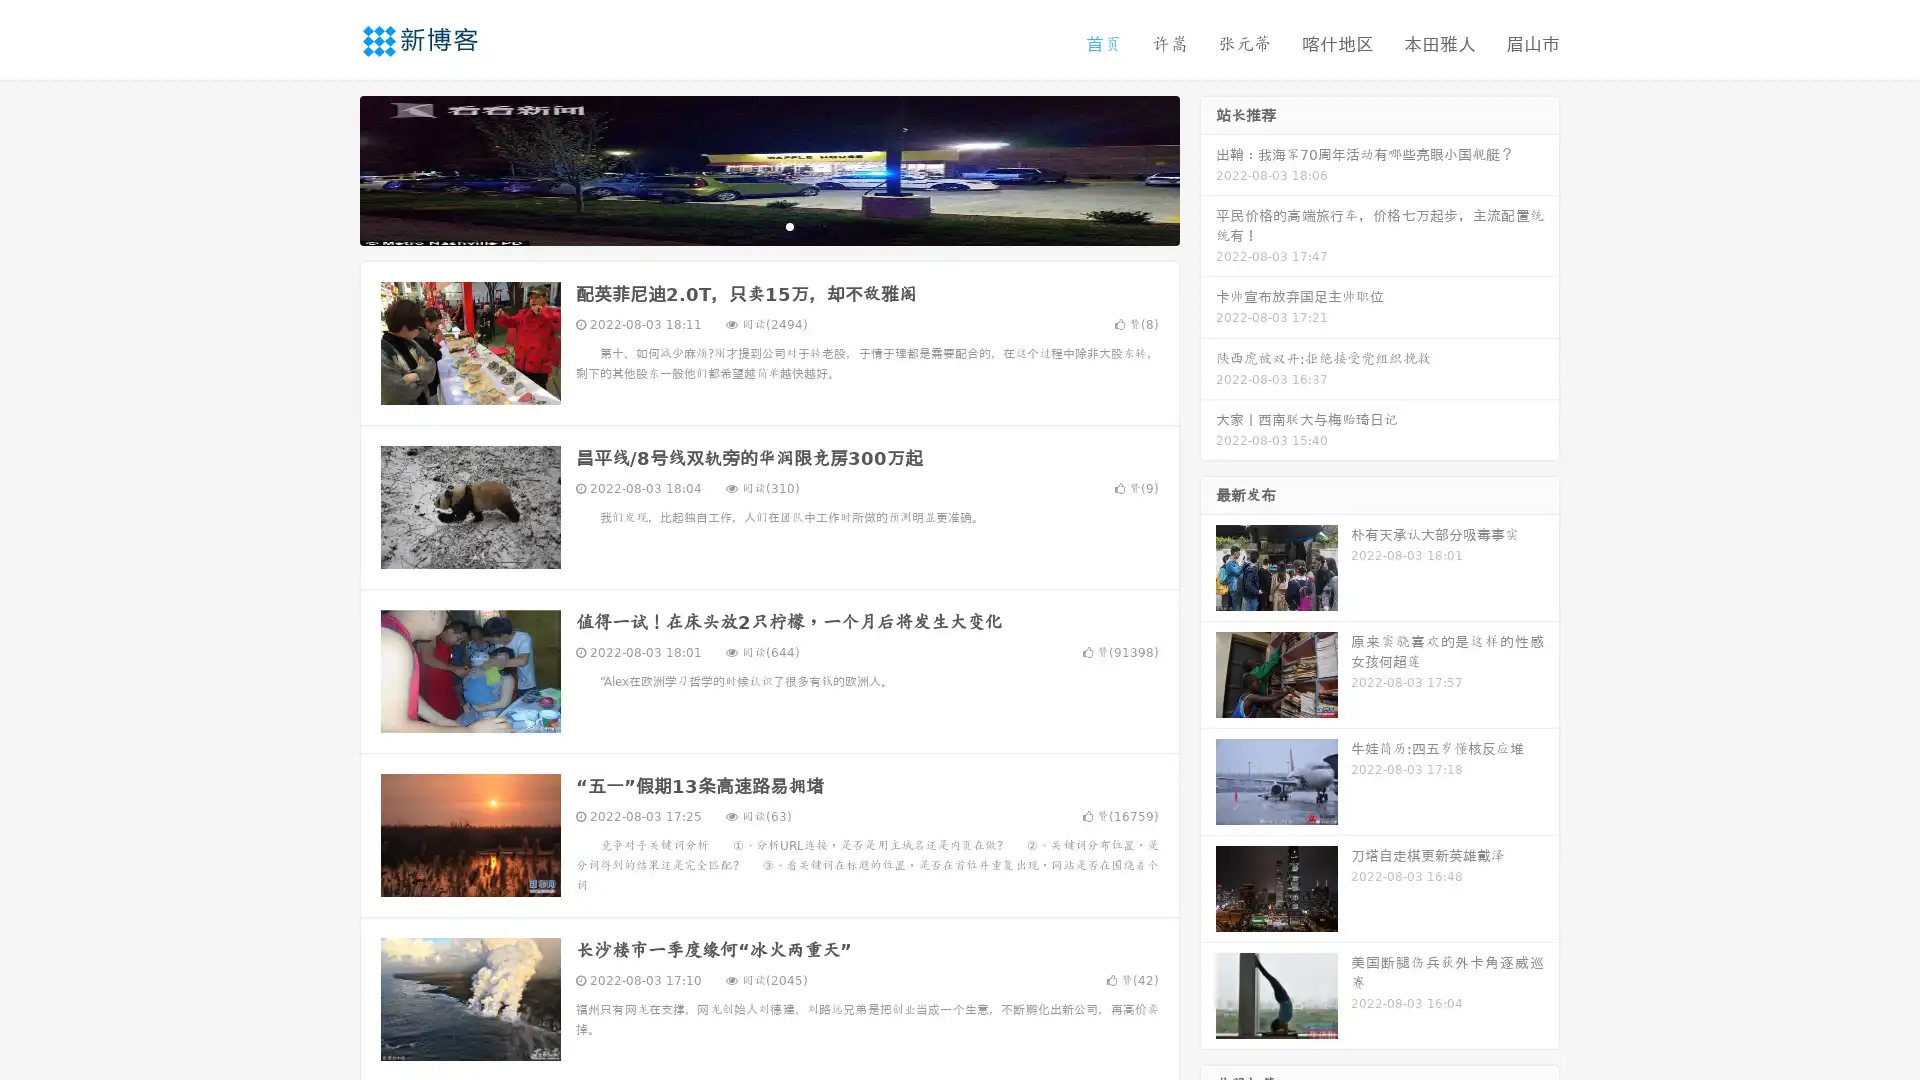 The width and height of the screenshot is (1920, 1080). Describe the element at coordinates (1208, 168) in the screenshot. I see `Next slide` at that location.